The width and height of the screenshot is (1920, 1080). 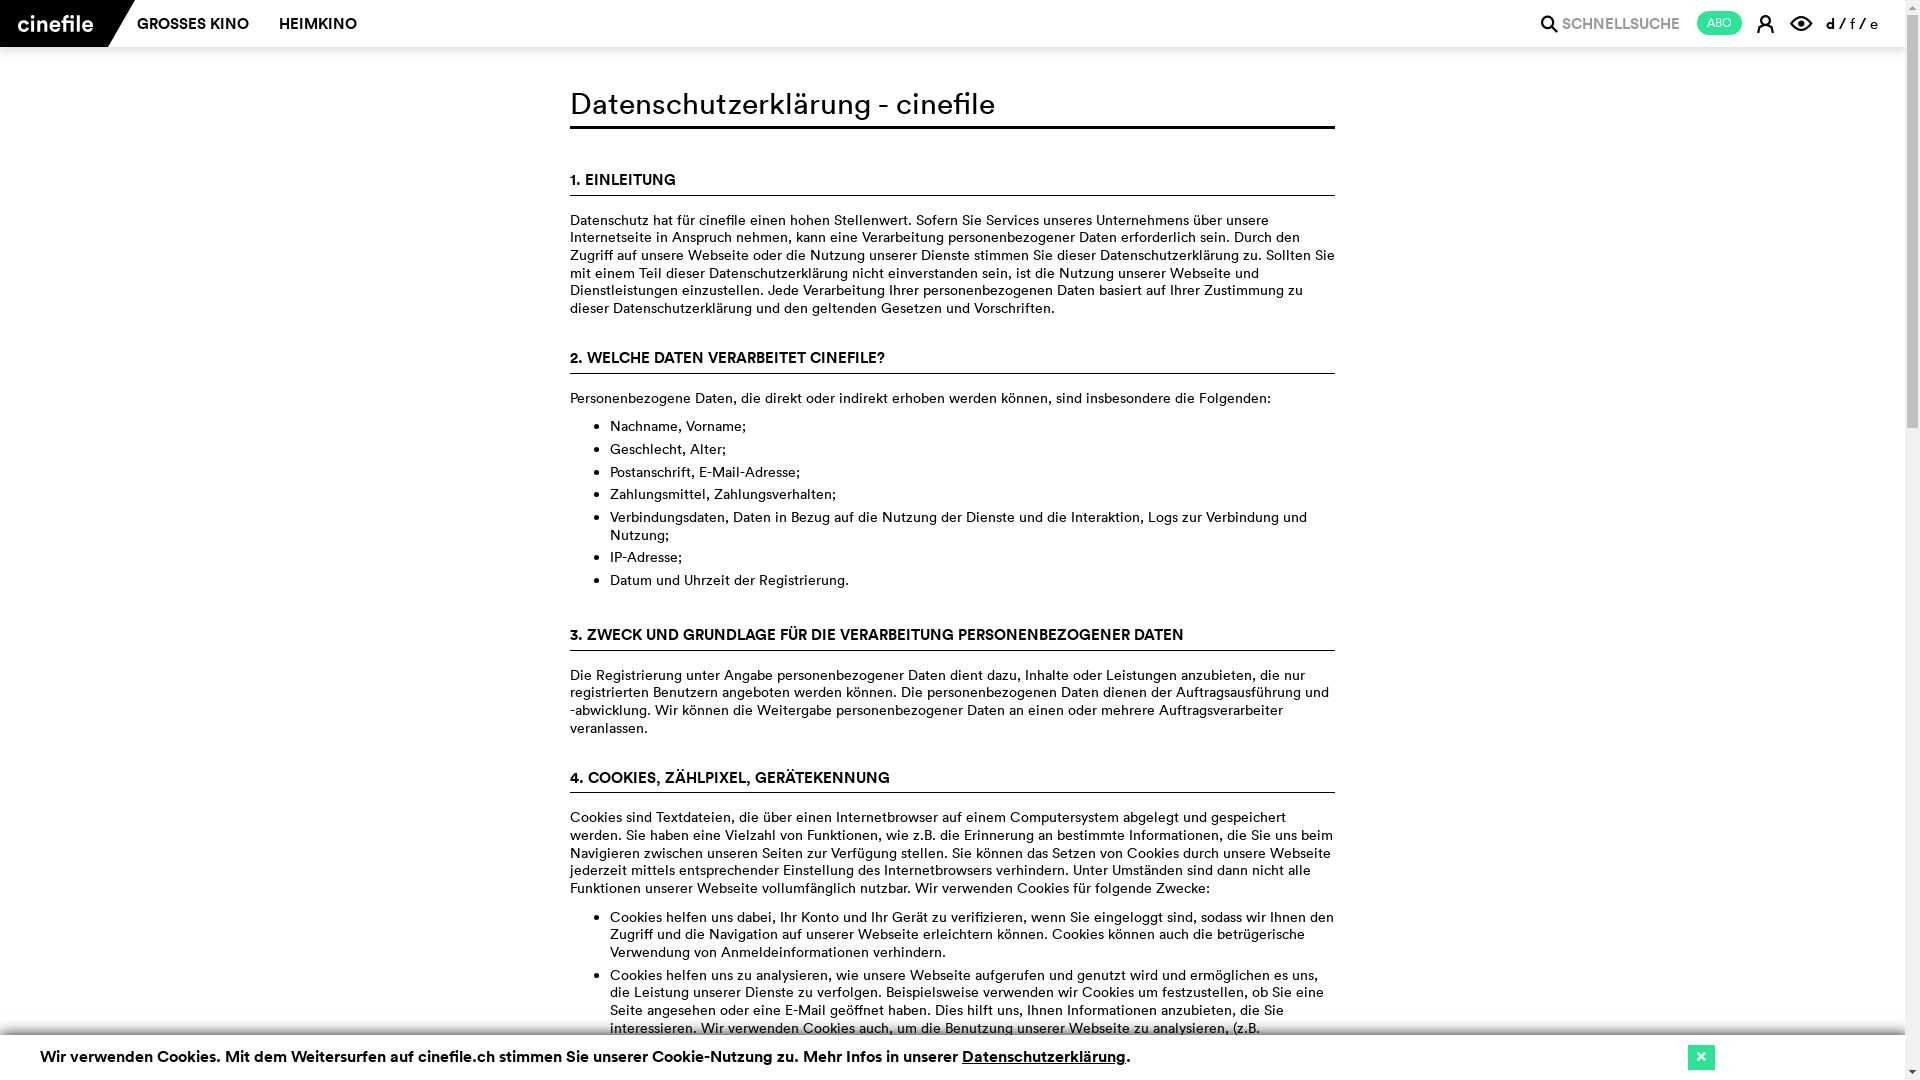 What do you see at coordinates (1803, 22) in the screenshot?
I see `'F'` at bounding box center [1803, 22].